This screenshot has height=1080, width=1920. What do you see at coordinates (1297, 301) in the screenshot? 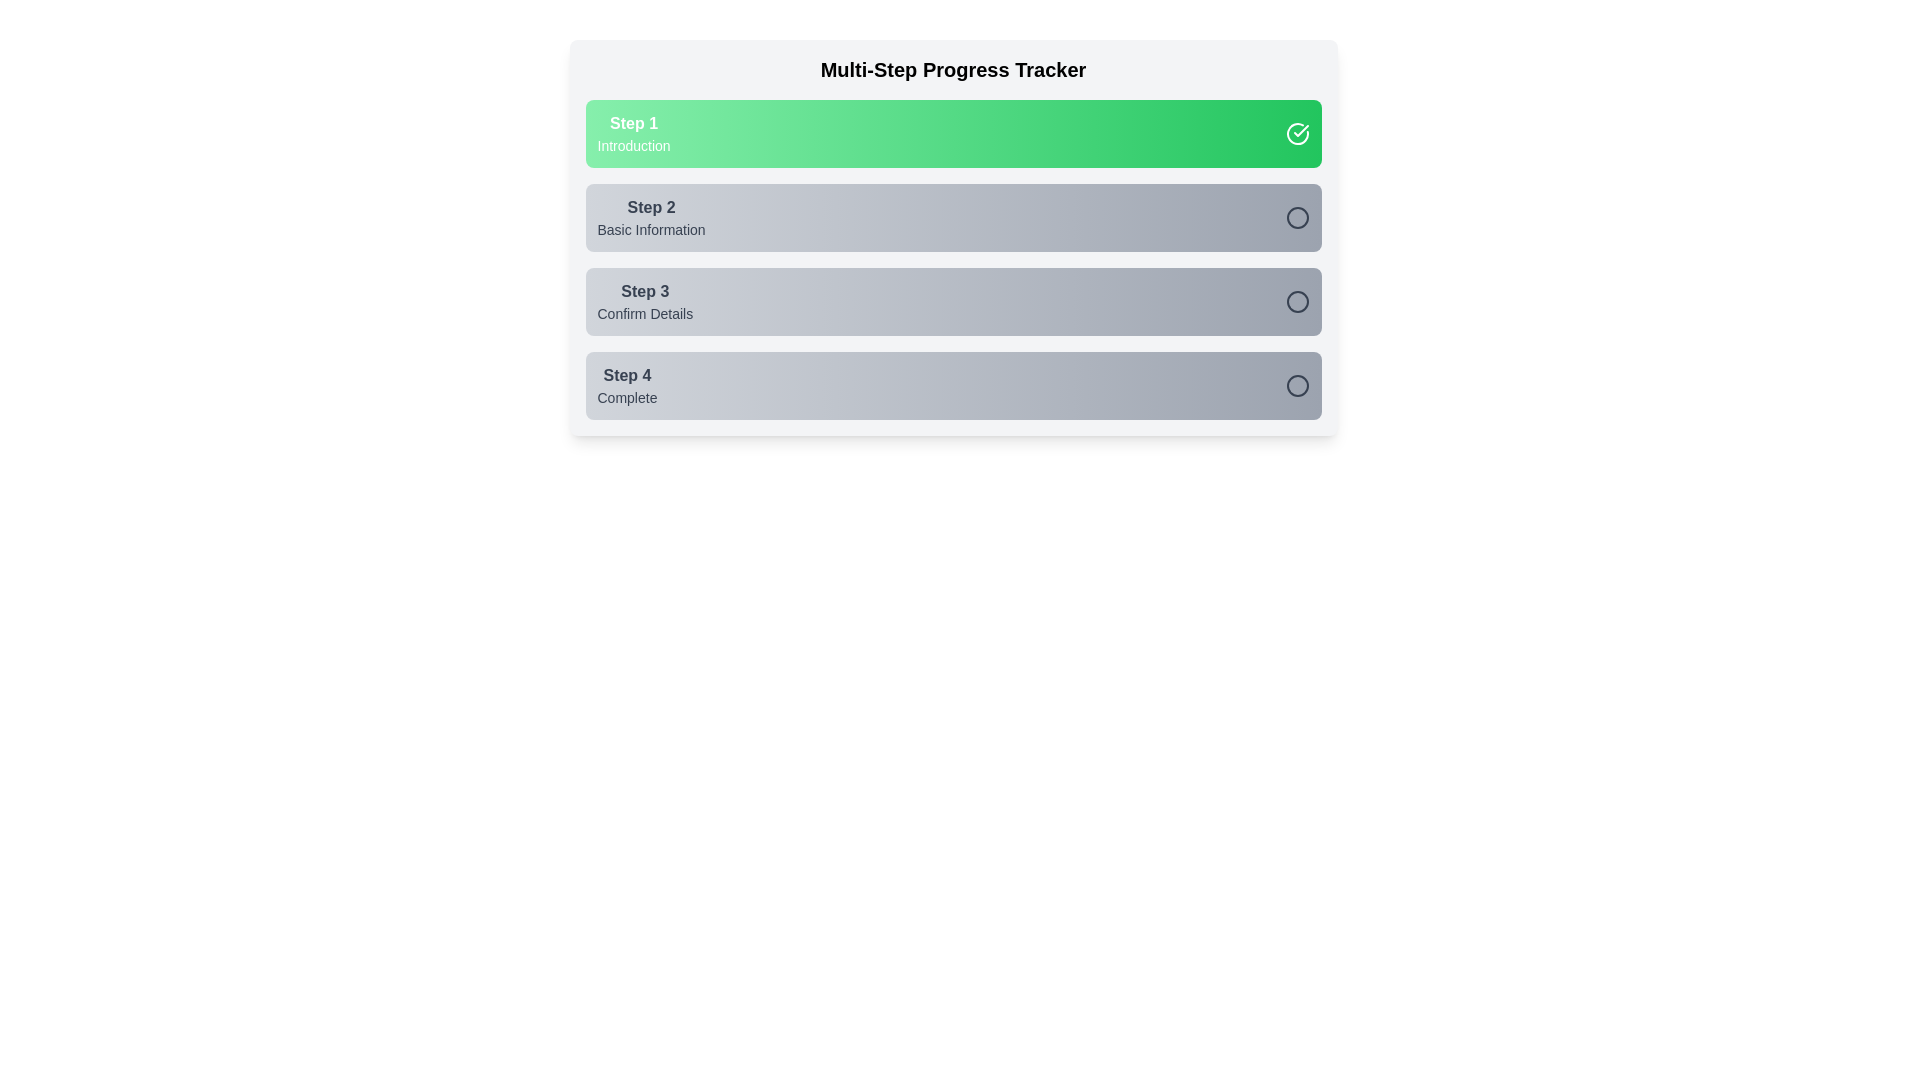
I see `the gray circular vector graphic element in Step 3 of the progress tracker component` at bounding box center [1297, 301].